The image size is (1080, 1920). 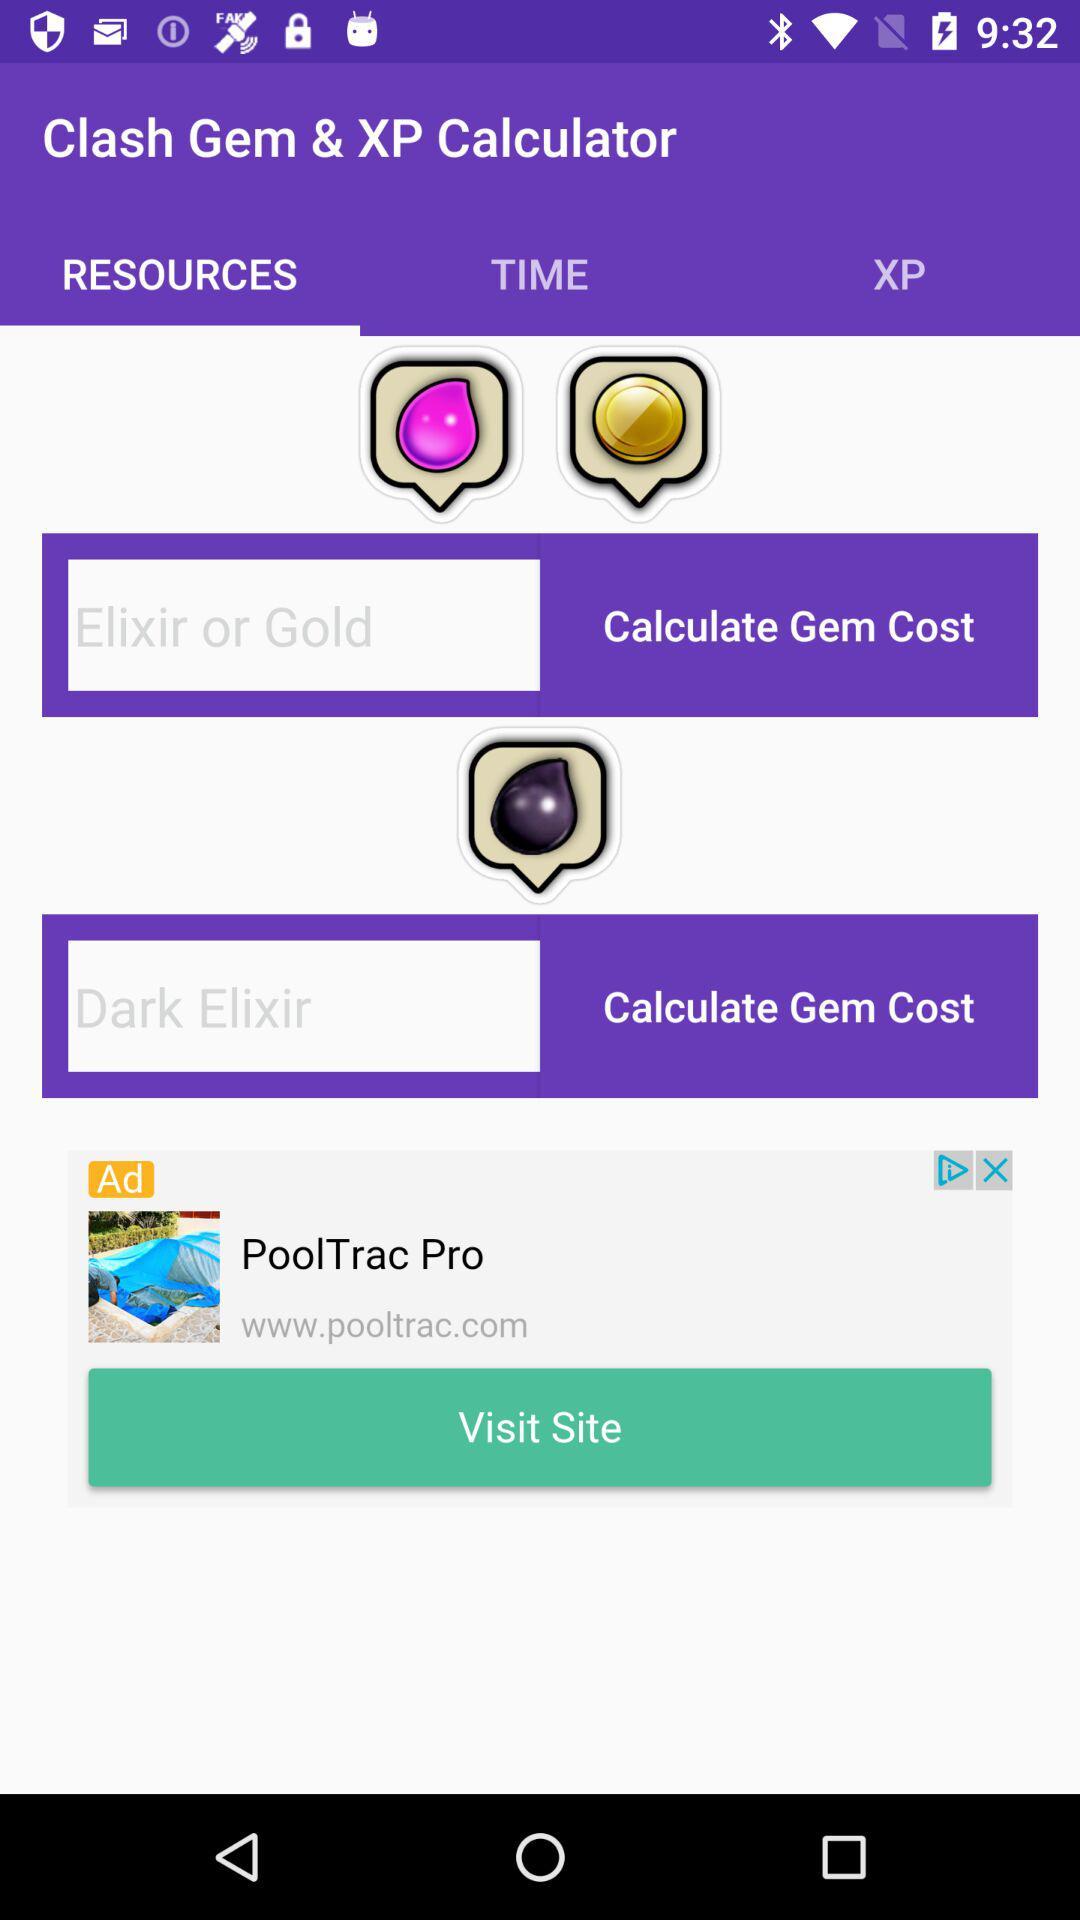 I want to click on adventisment page, so click(x=540, y=1329).